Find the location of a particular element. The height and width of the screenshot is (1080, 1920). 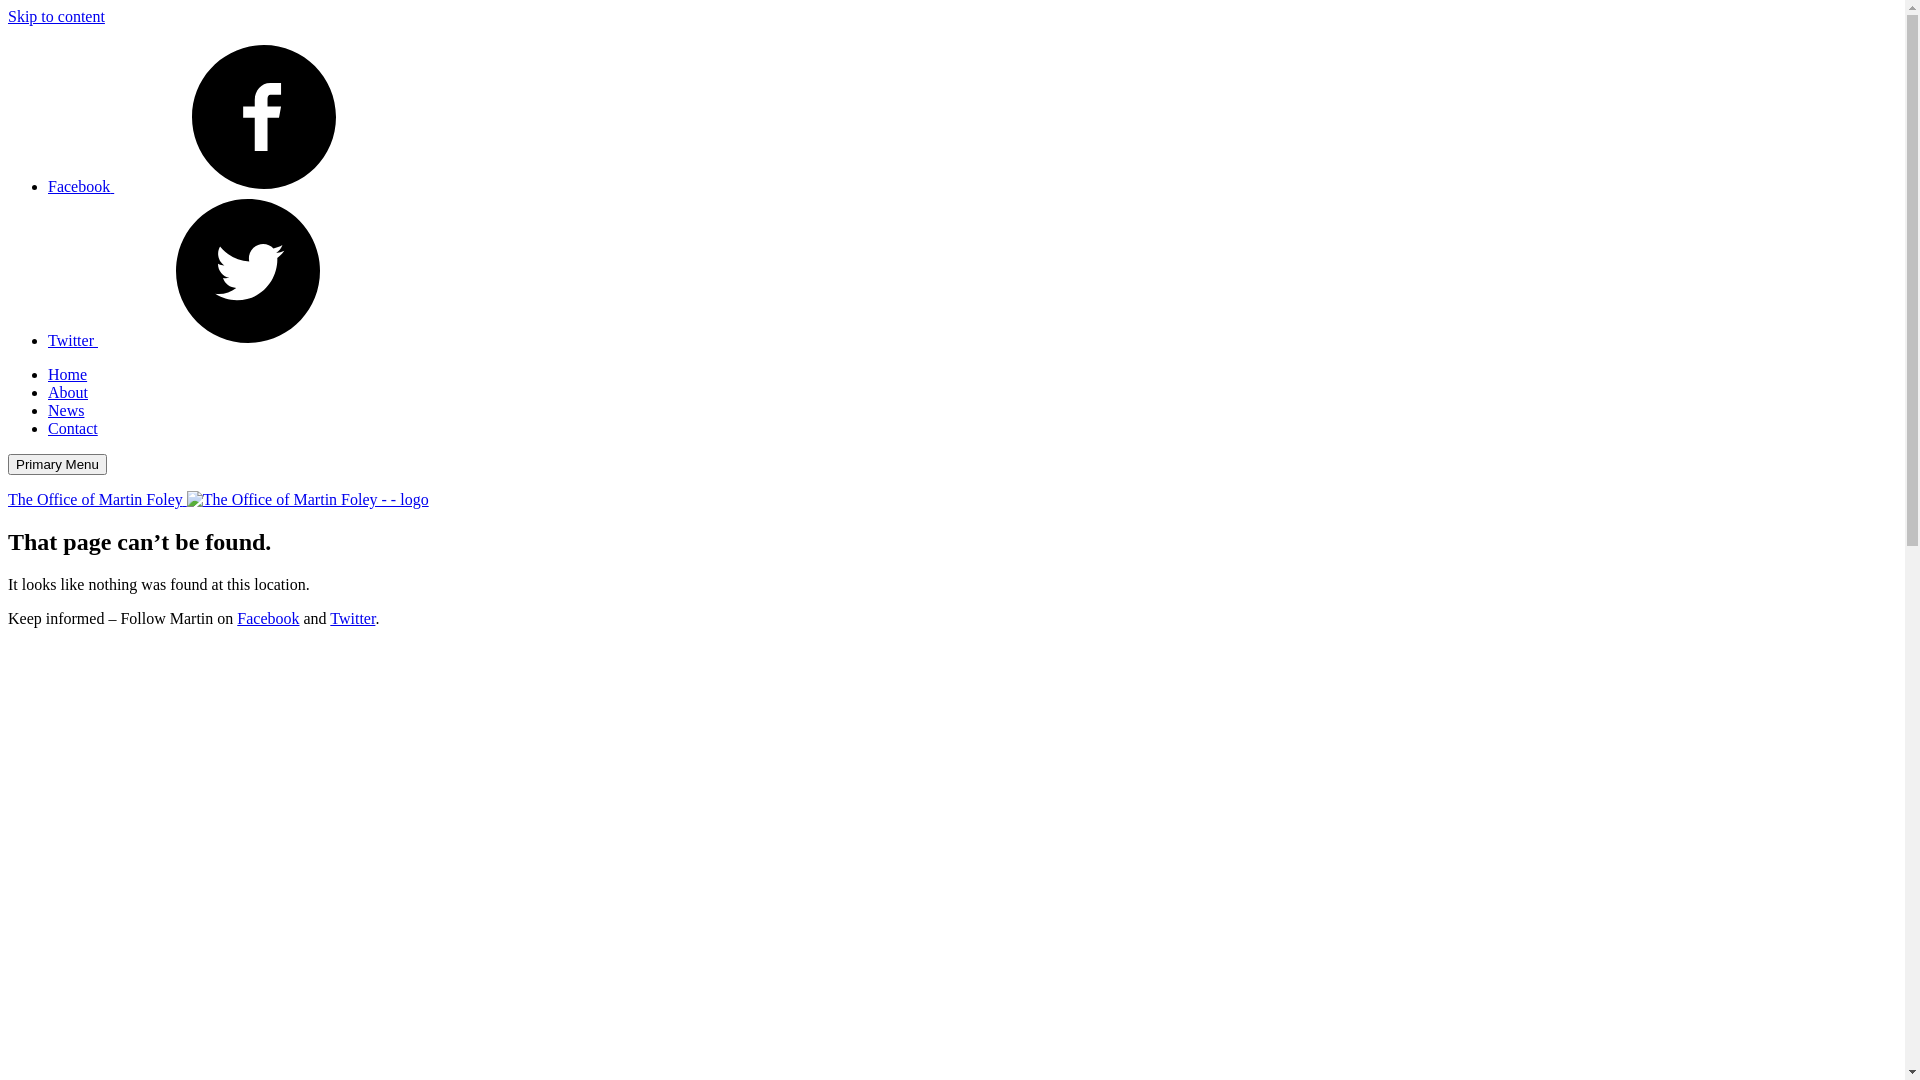

'Home' is located at coordinates (67, 374).